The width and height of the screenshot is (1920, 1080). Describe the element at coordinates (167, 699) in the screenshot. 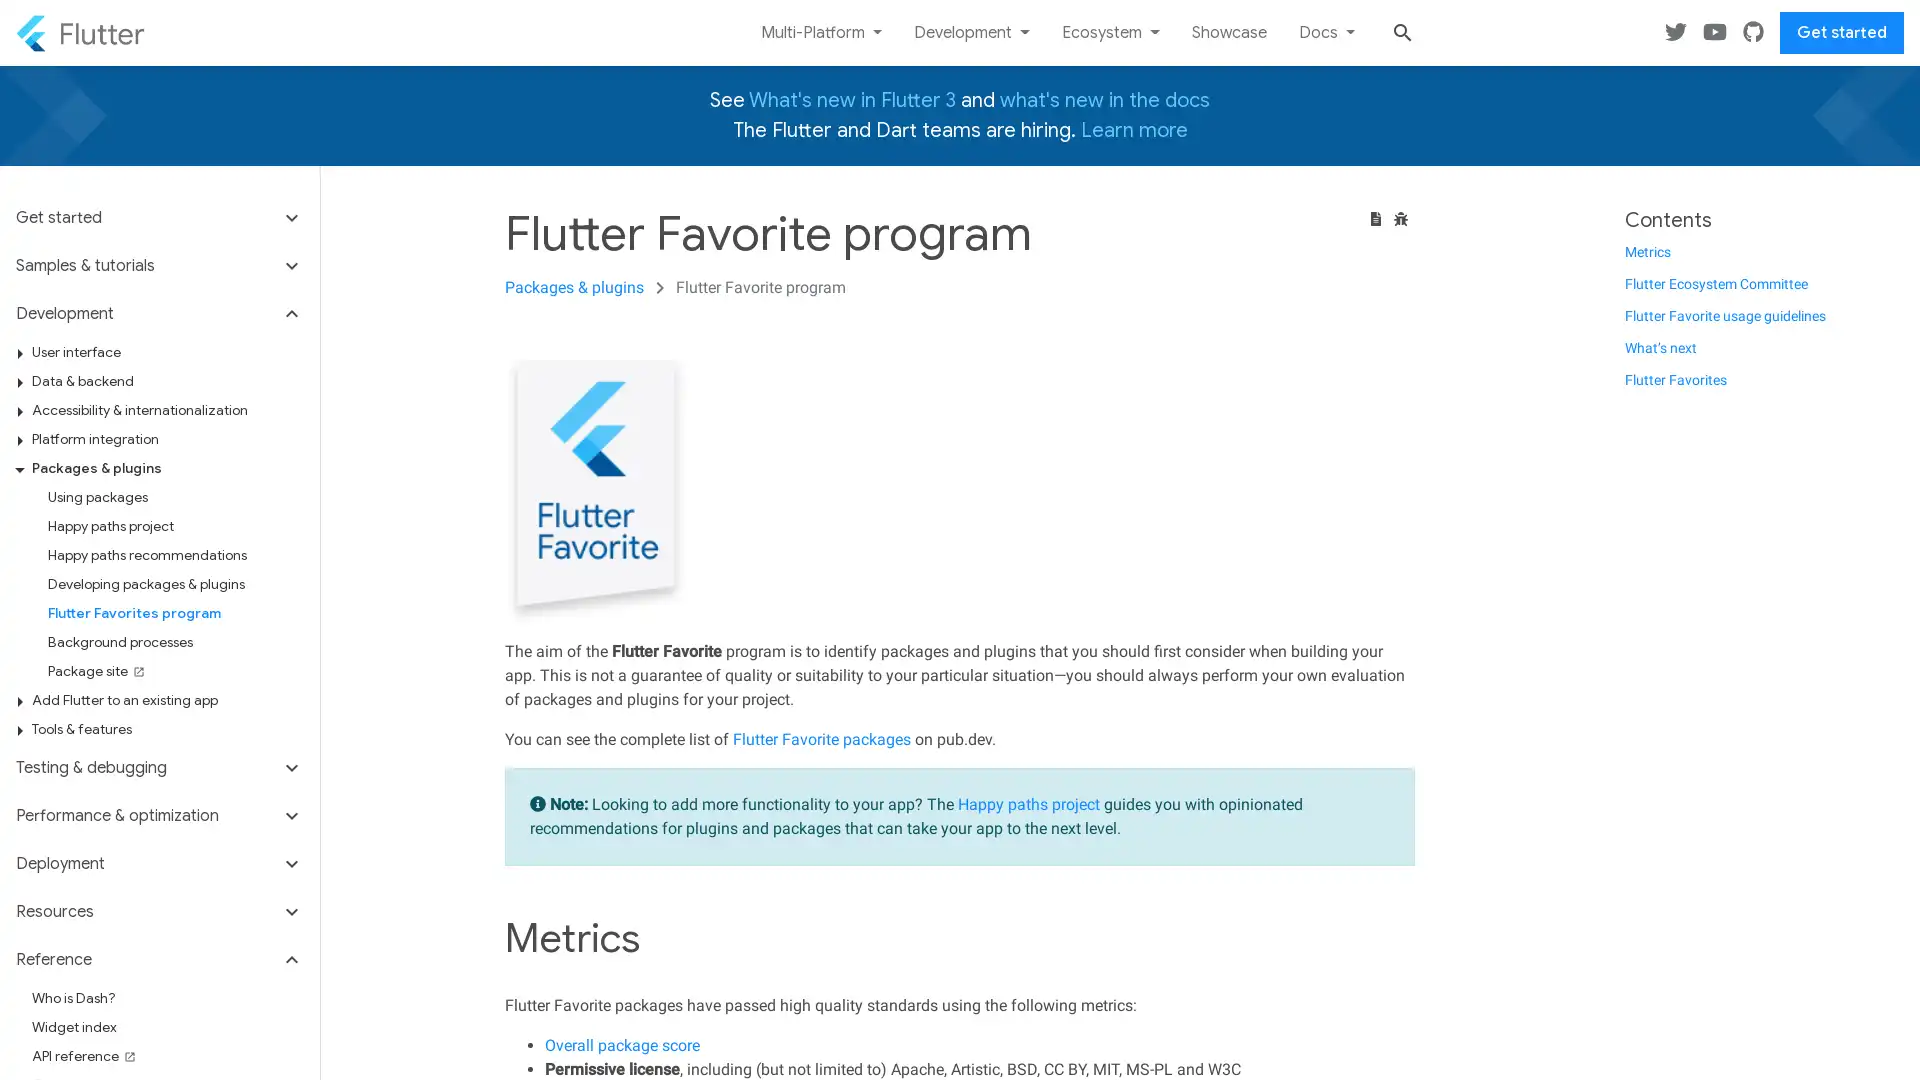

I see `arrow_drop_down Add Flutter to an existing app` at that location.